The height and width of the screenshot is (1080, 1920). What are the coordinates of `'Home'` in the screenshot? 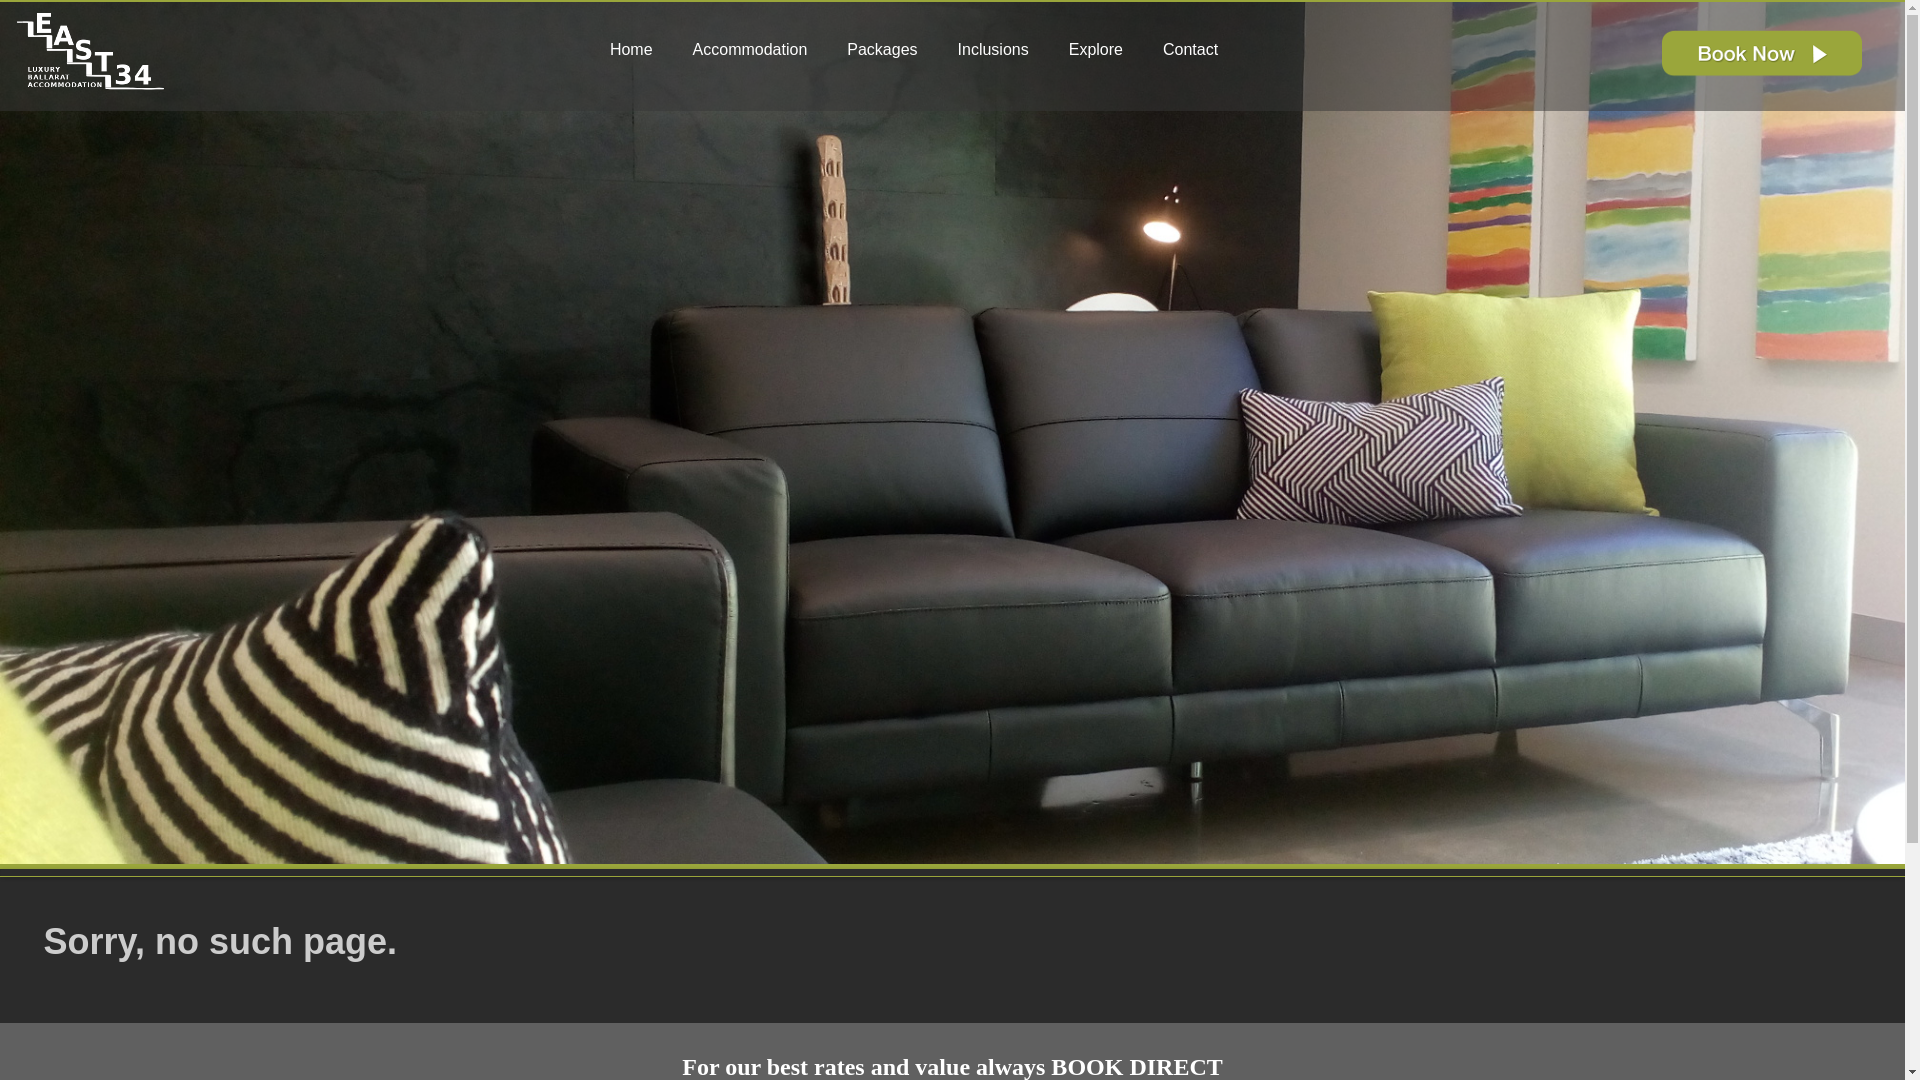 It's located at (638, 49).